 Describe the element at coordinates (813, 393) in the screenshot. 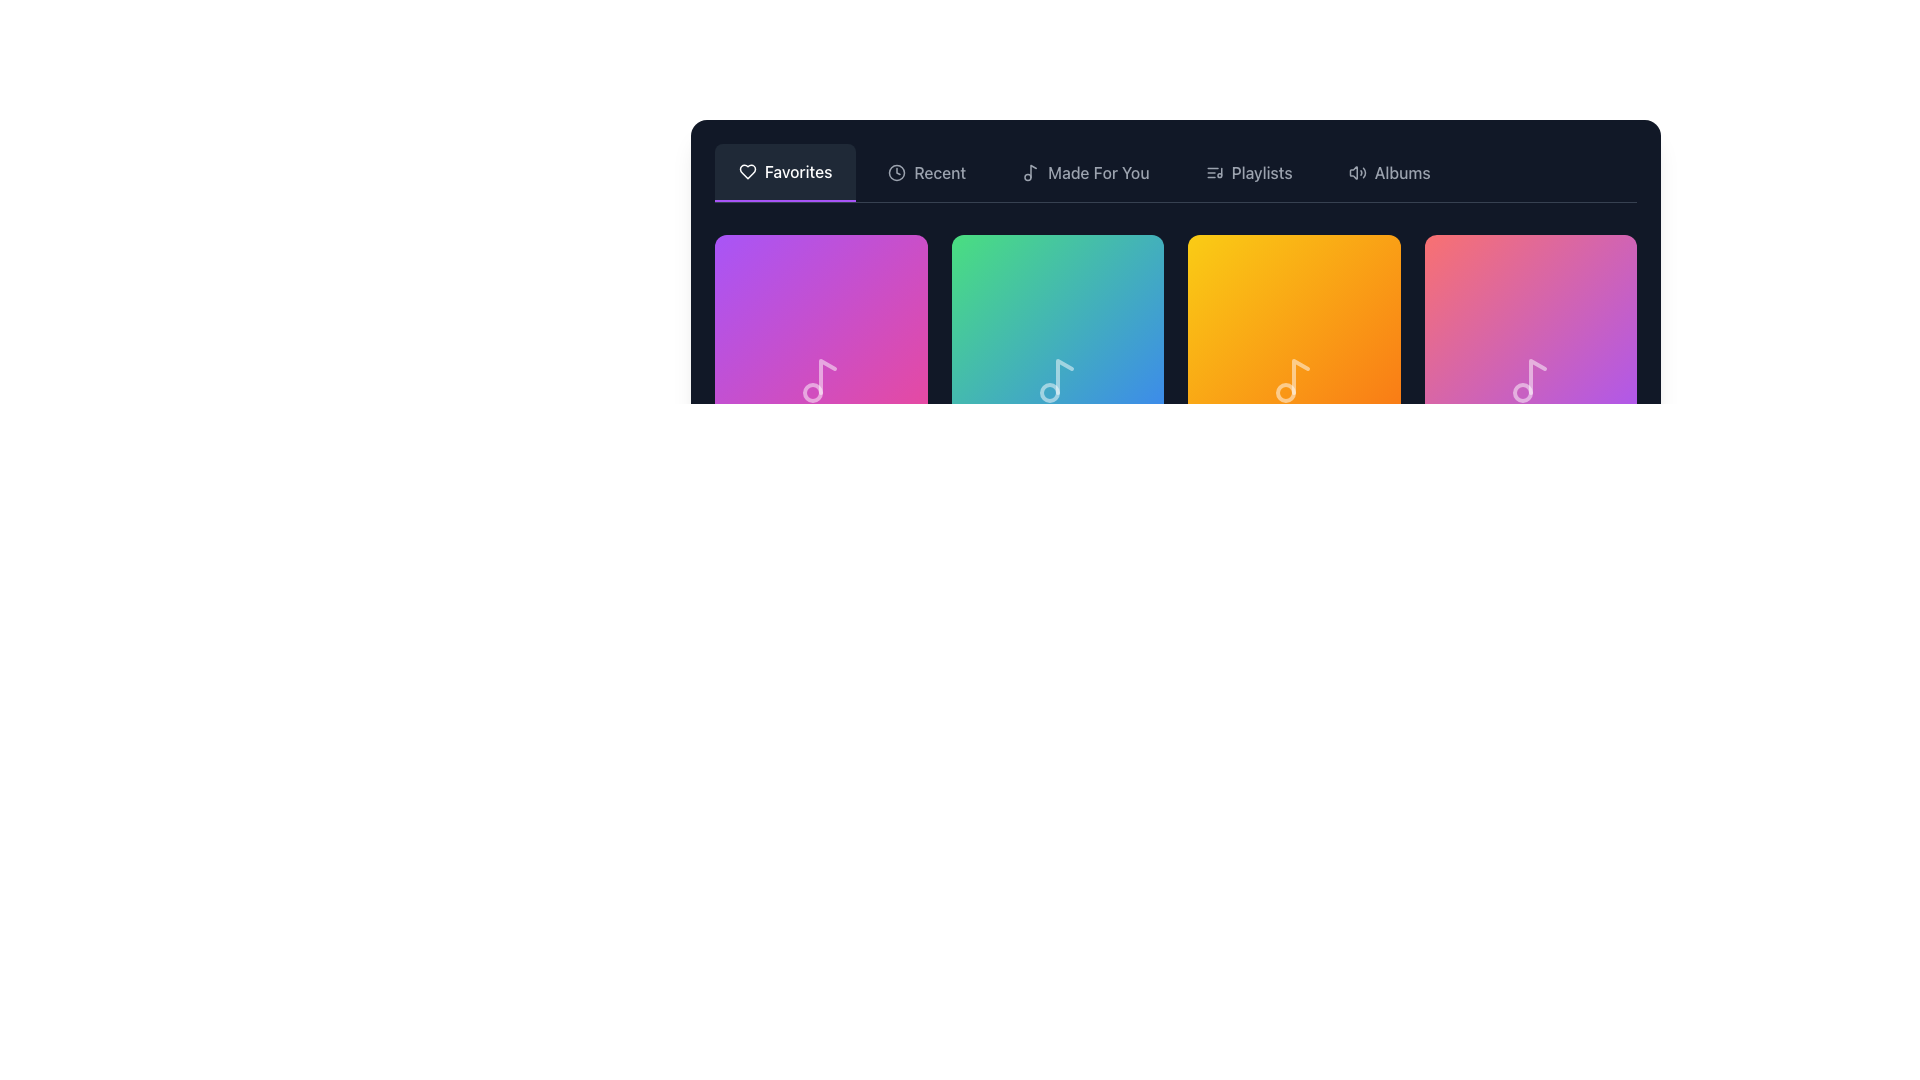

I see `the decorative graphical element (circle) located at the bottom left of the first album tile in the row of album previews, which is part of the music icon` at that location.